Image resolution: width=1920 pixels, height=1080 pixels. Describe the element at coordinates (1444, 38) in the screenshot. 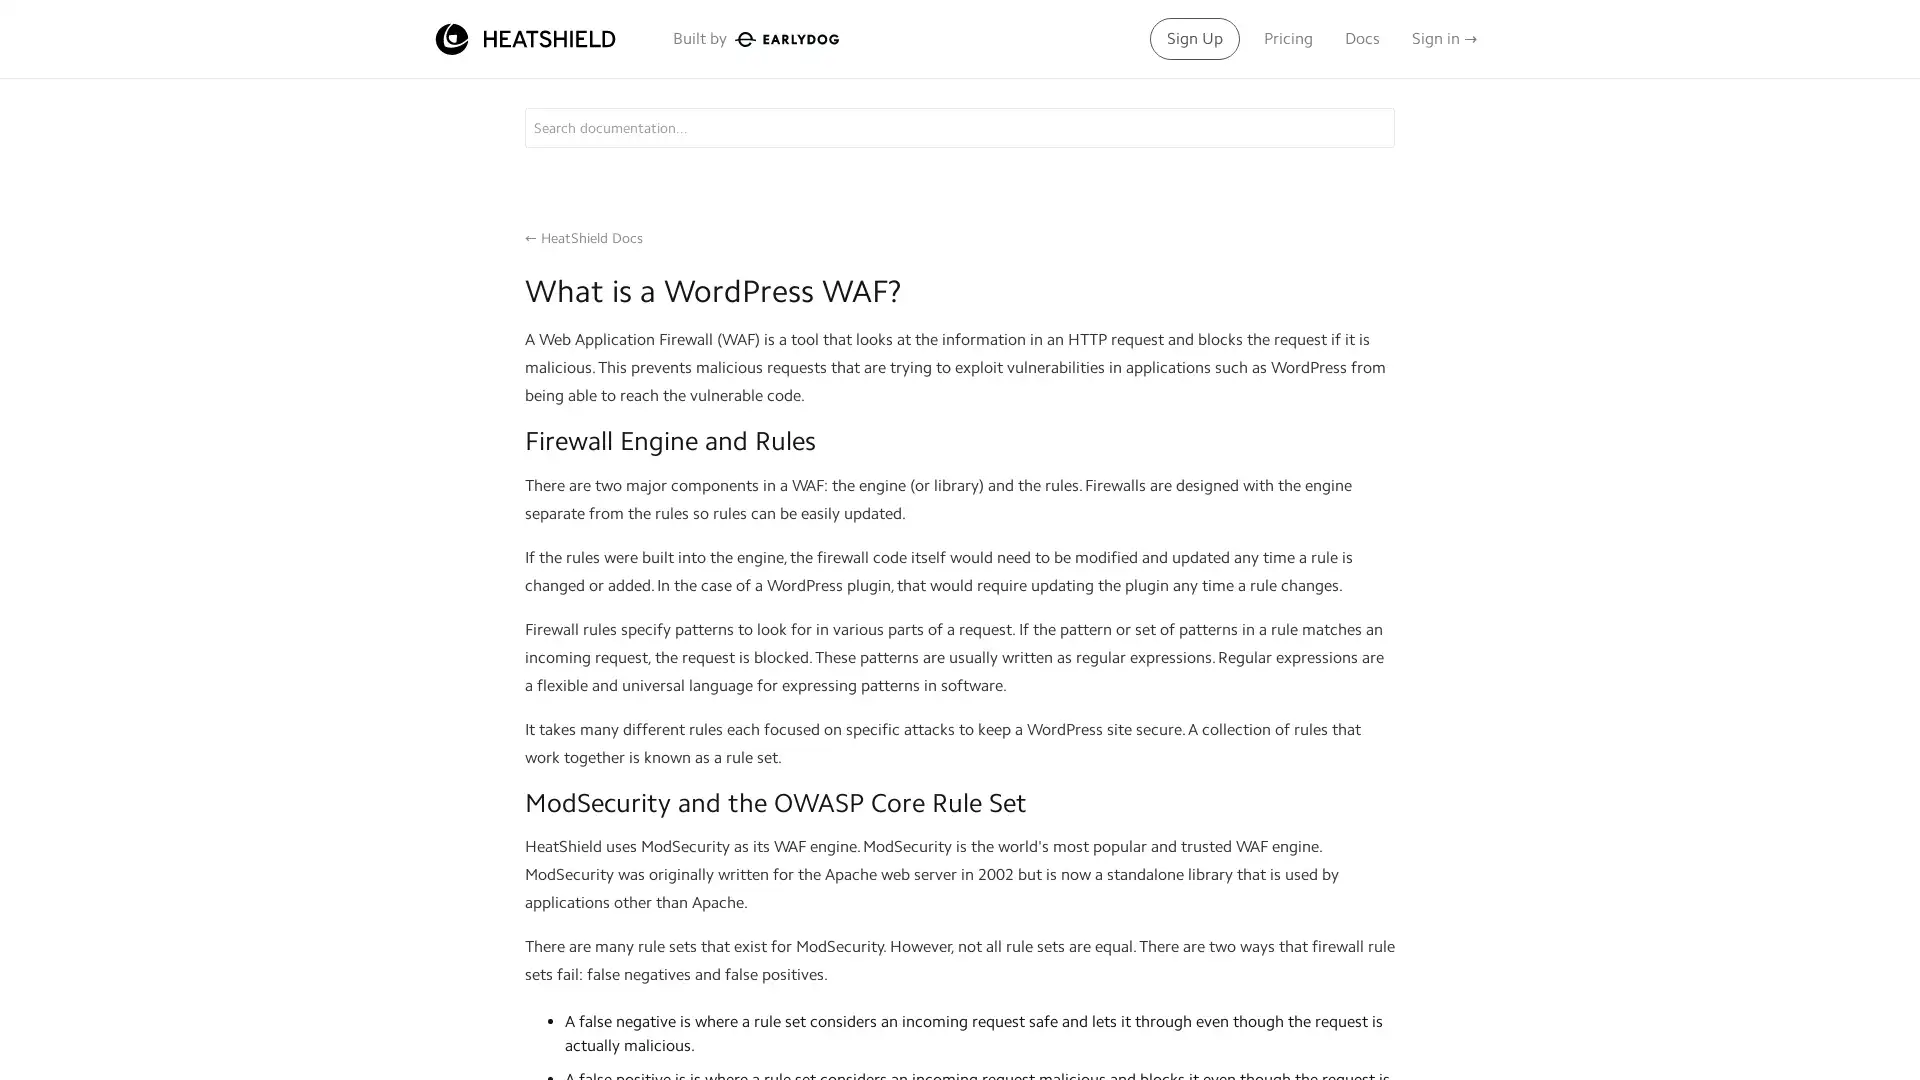

I see `Sign in` at that location.